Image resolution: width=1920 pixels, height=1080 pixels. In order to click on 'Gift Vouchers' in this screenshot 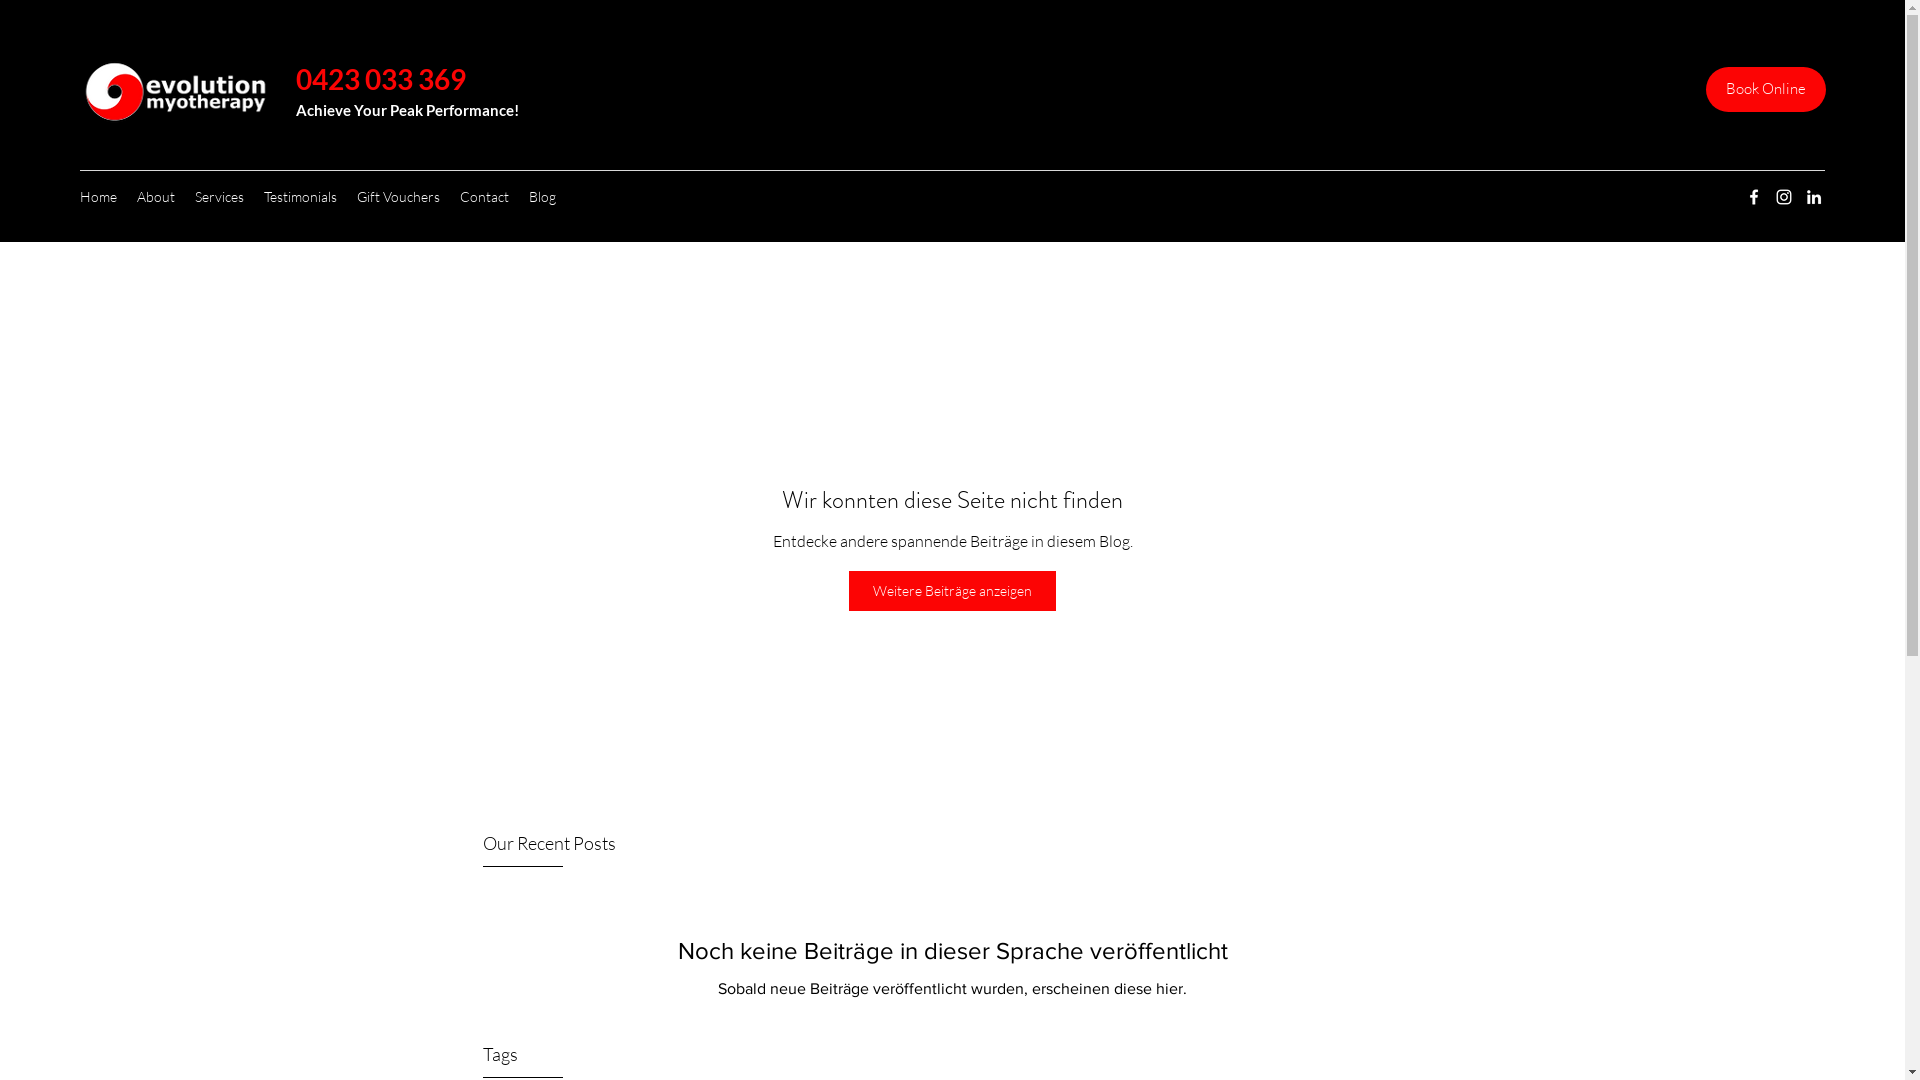, I will do `click(398, 196)`.